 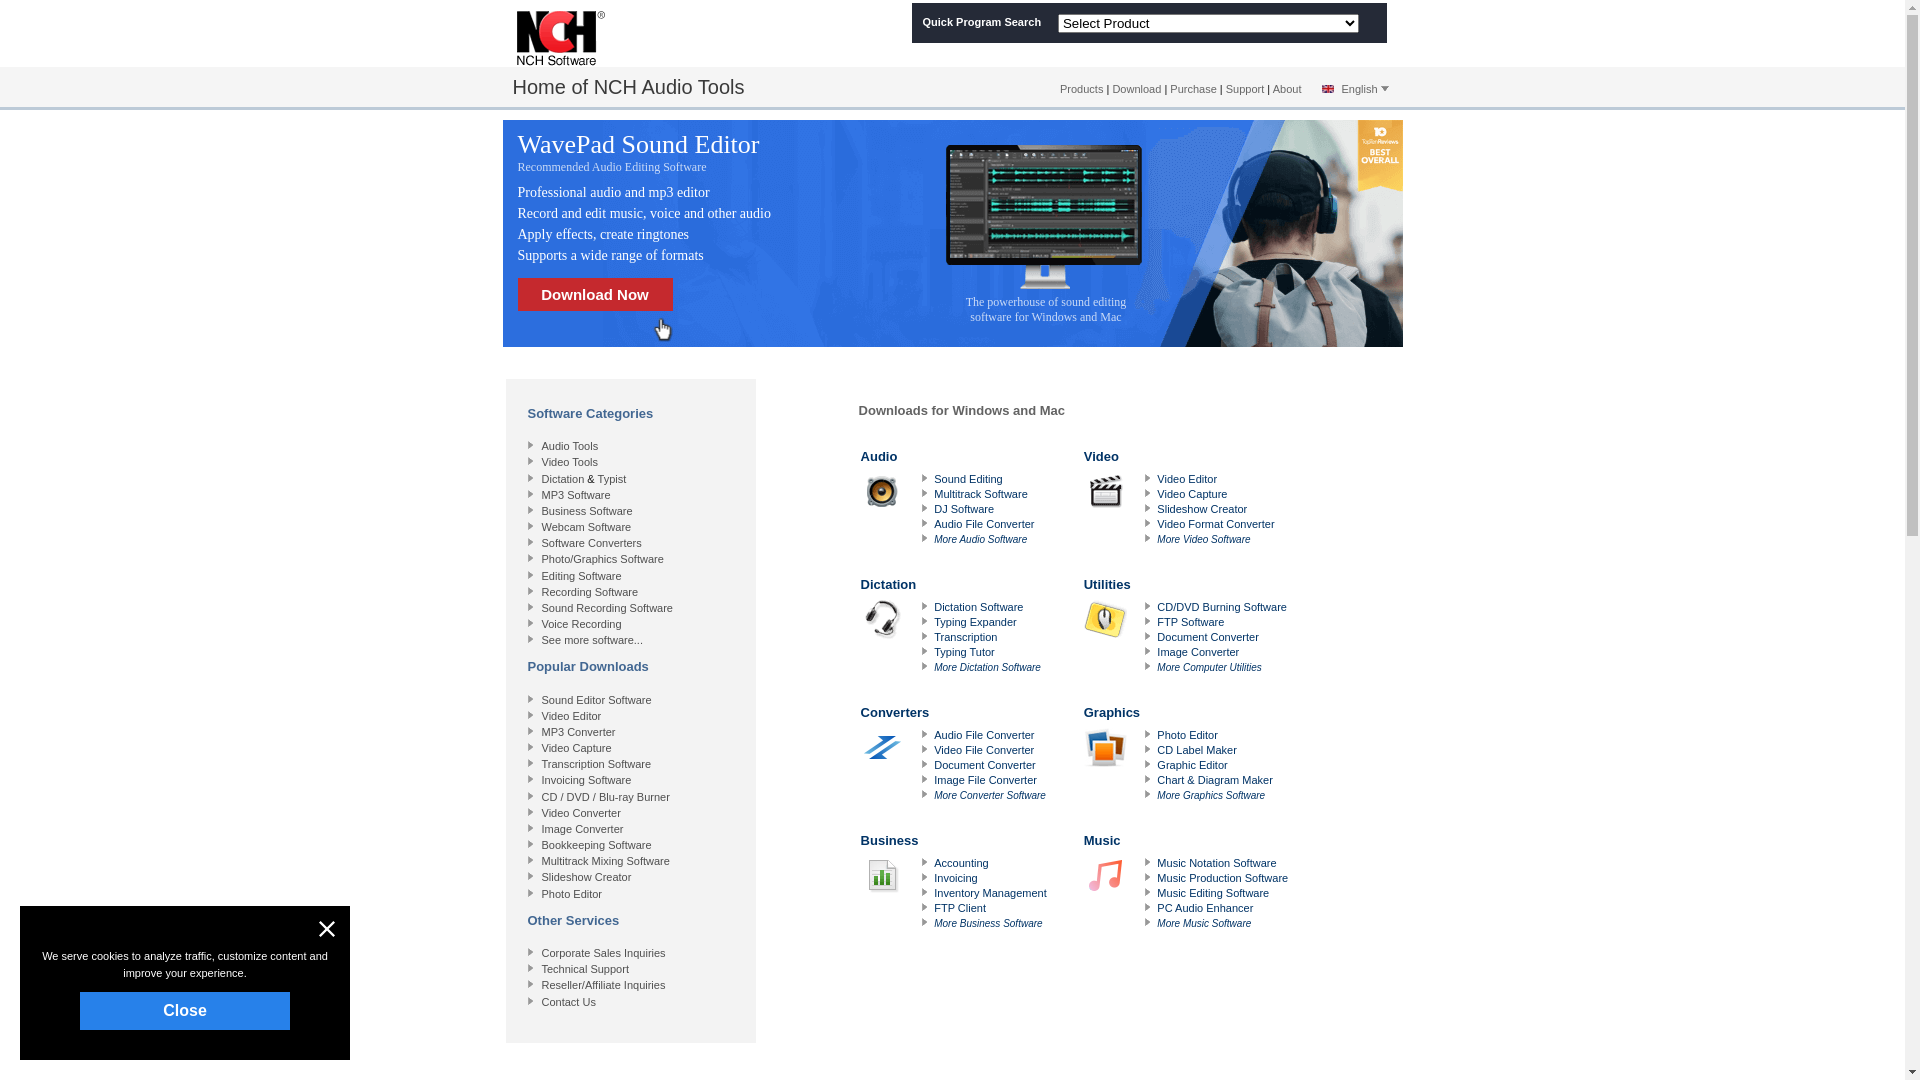 What do you see at coordinates (578, 732) in the screenshot?
I see `'MP3 Converter'` at bounding box center [578, 732].